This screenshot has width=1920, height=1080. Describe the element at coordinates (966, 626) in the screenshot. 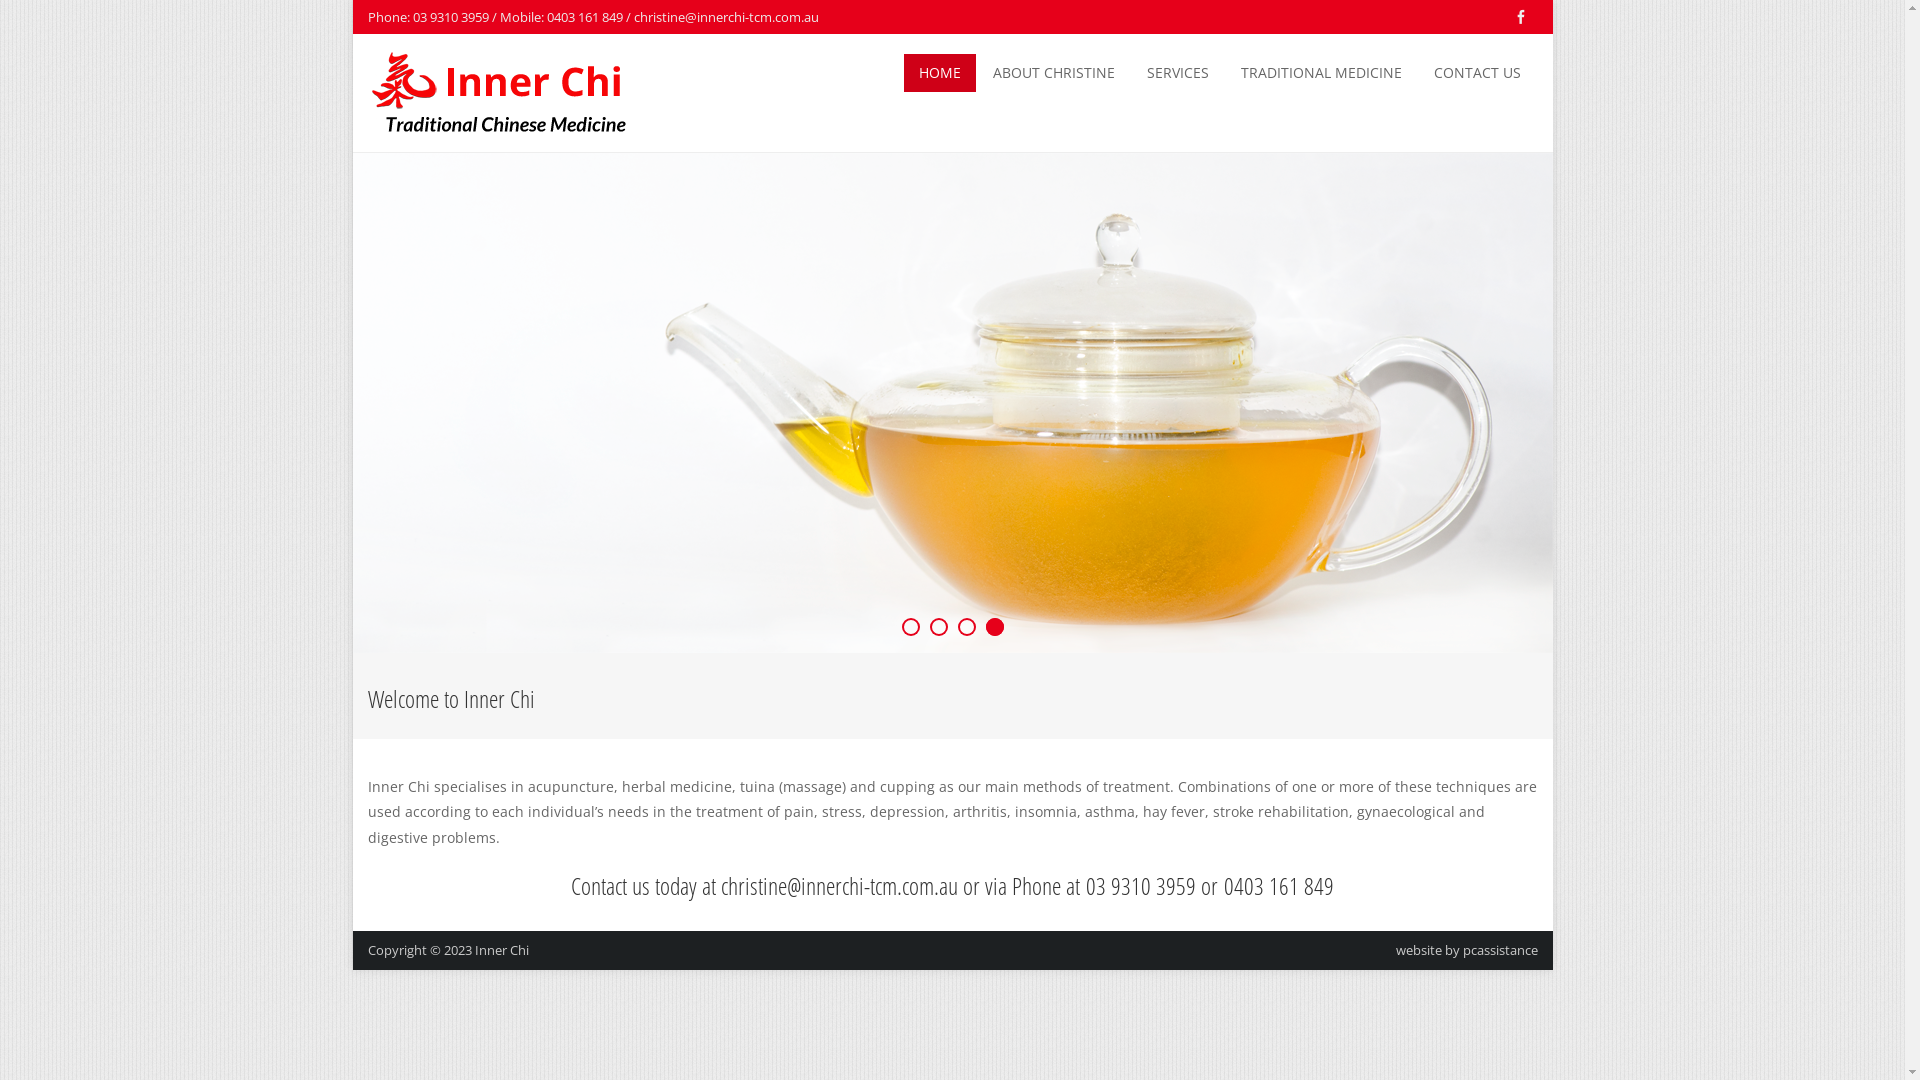

I see `'3'` at that location.